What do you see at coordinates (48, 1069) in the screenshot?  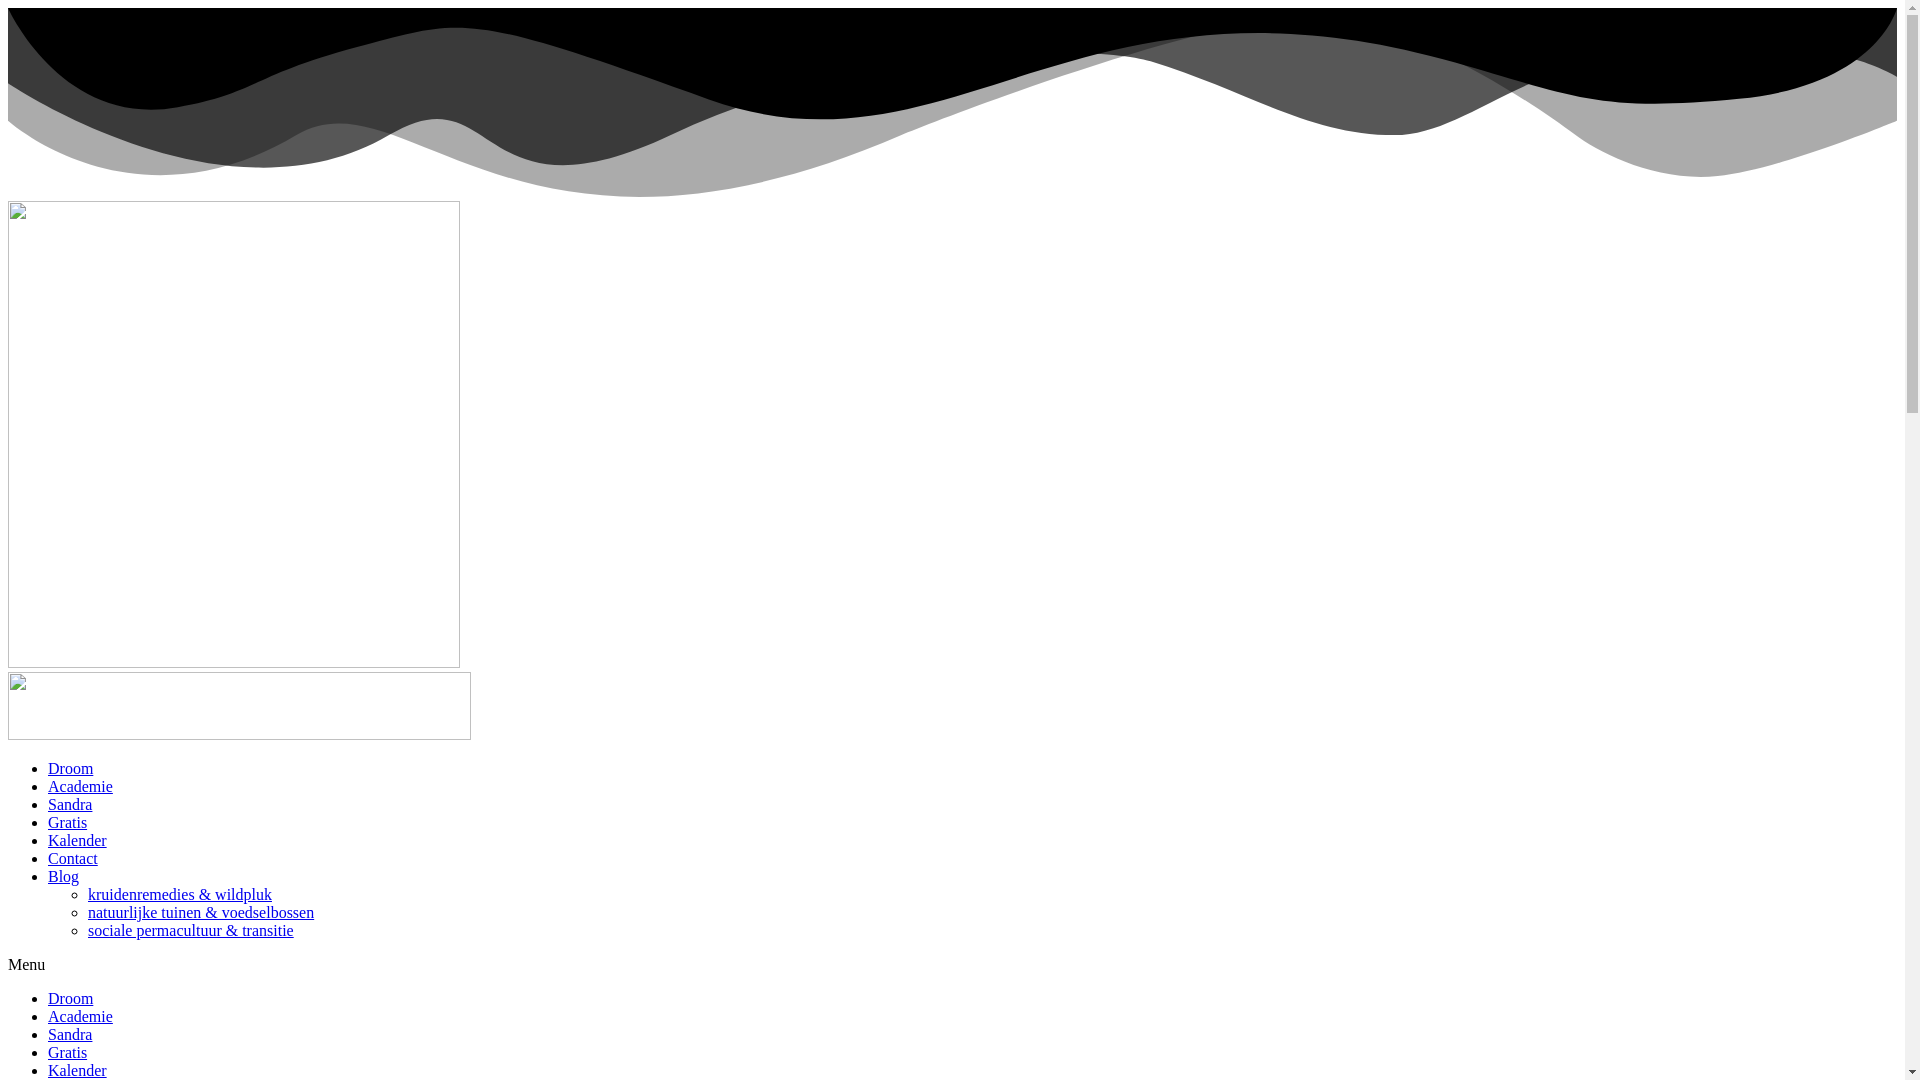 I see `'Kalender'` at bounding box center [48, 1069].